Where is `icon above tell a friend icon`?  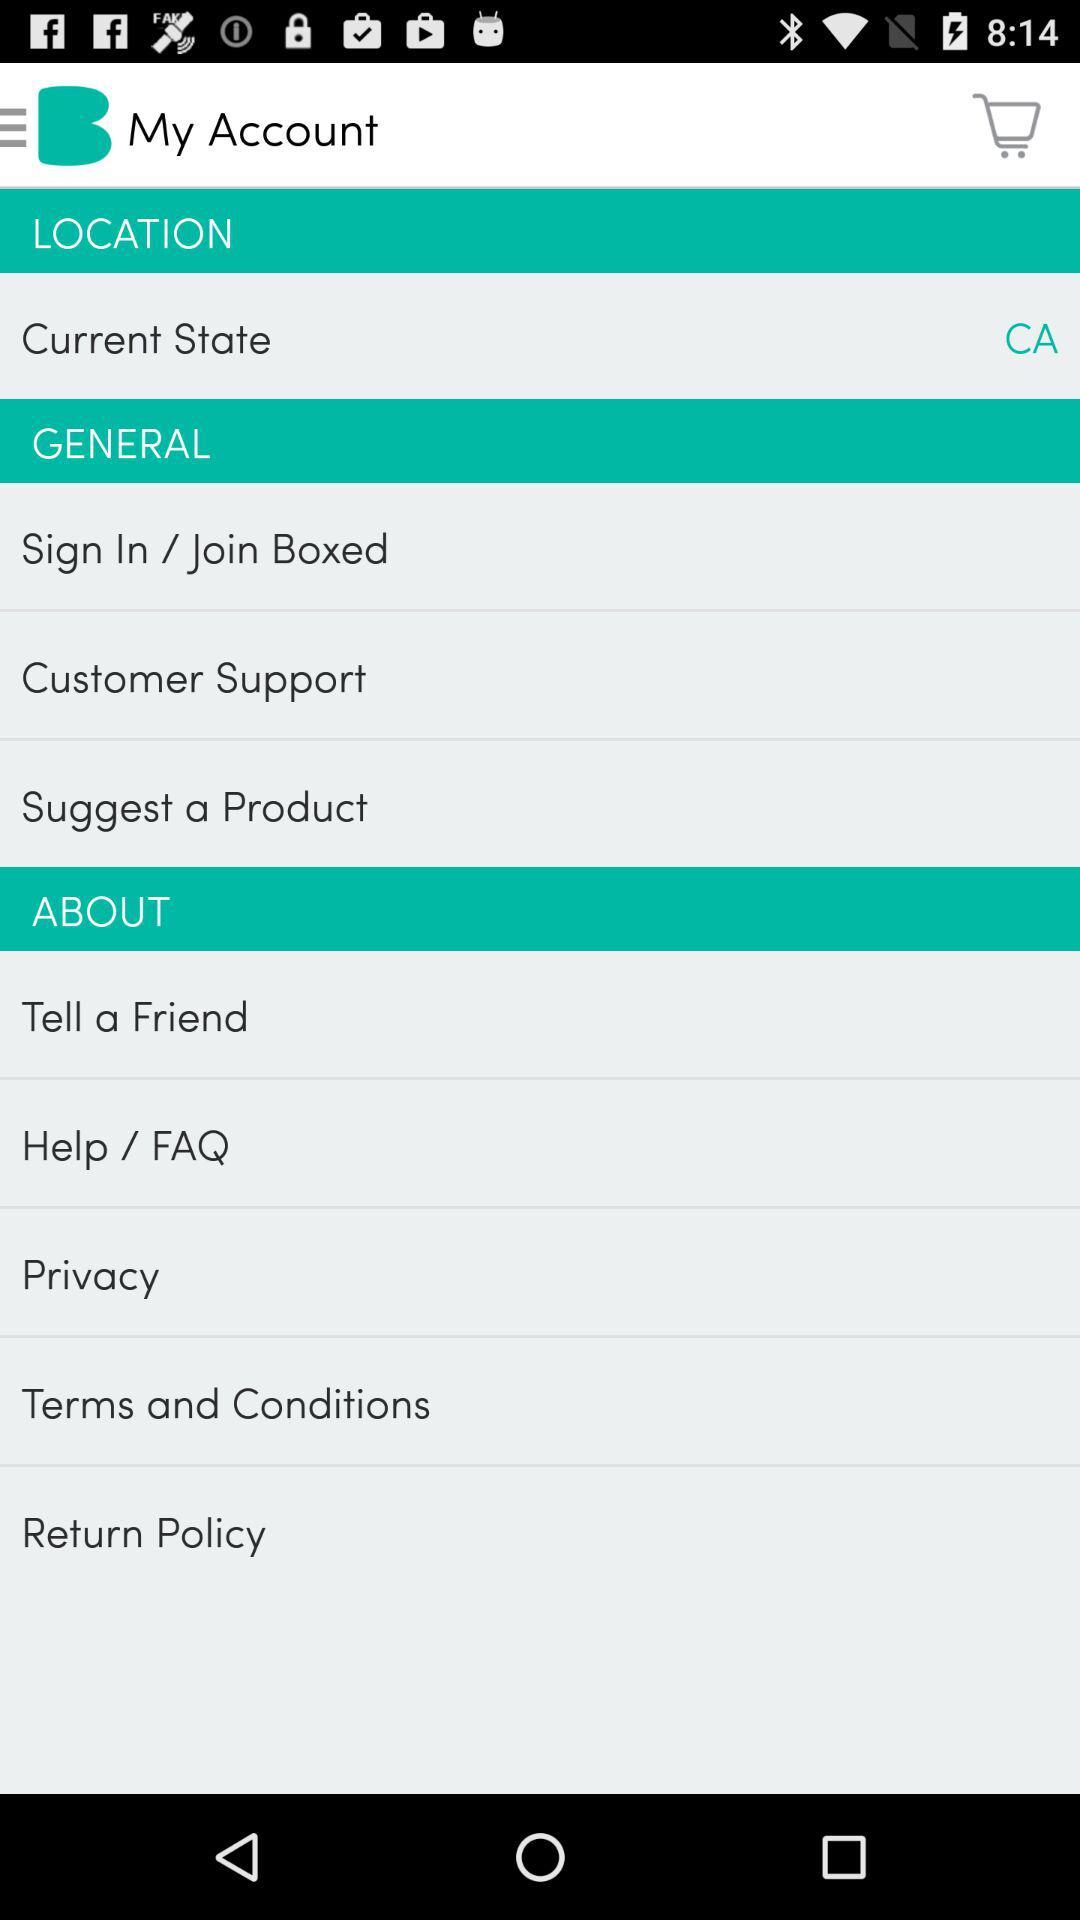 icon above tell a friend icon is located at coordinates (540, 907).